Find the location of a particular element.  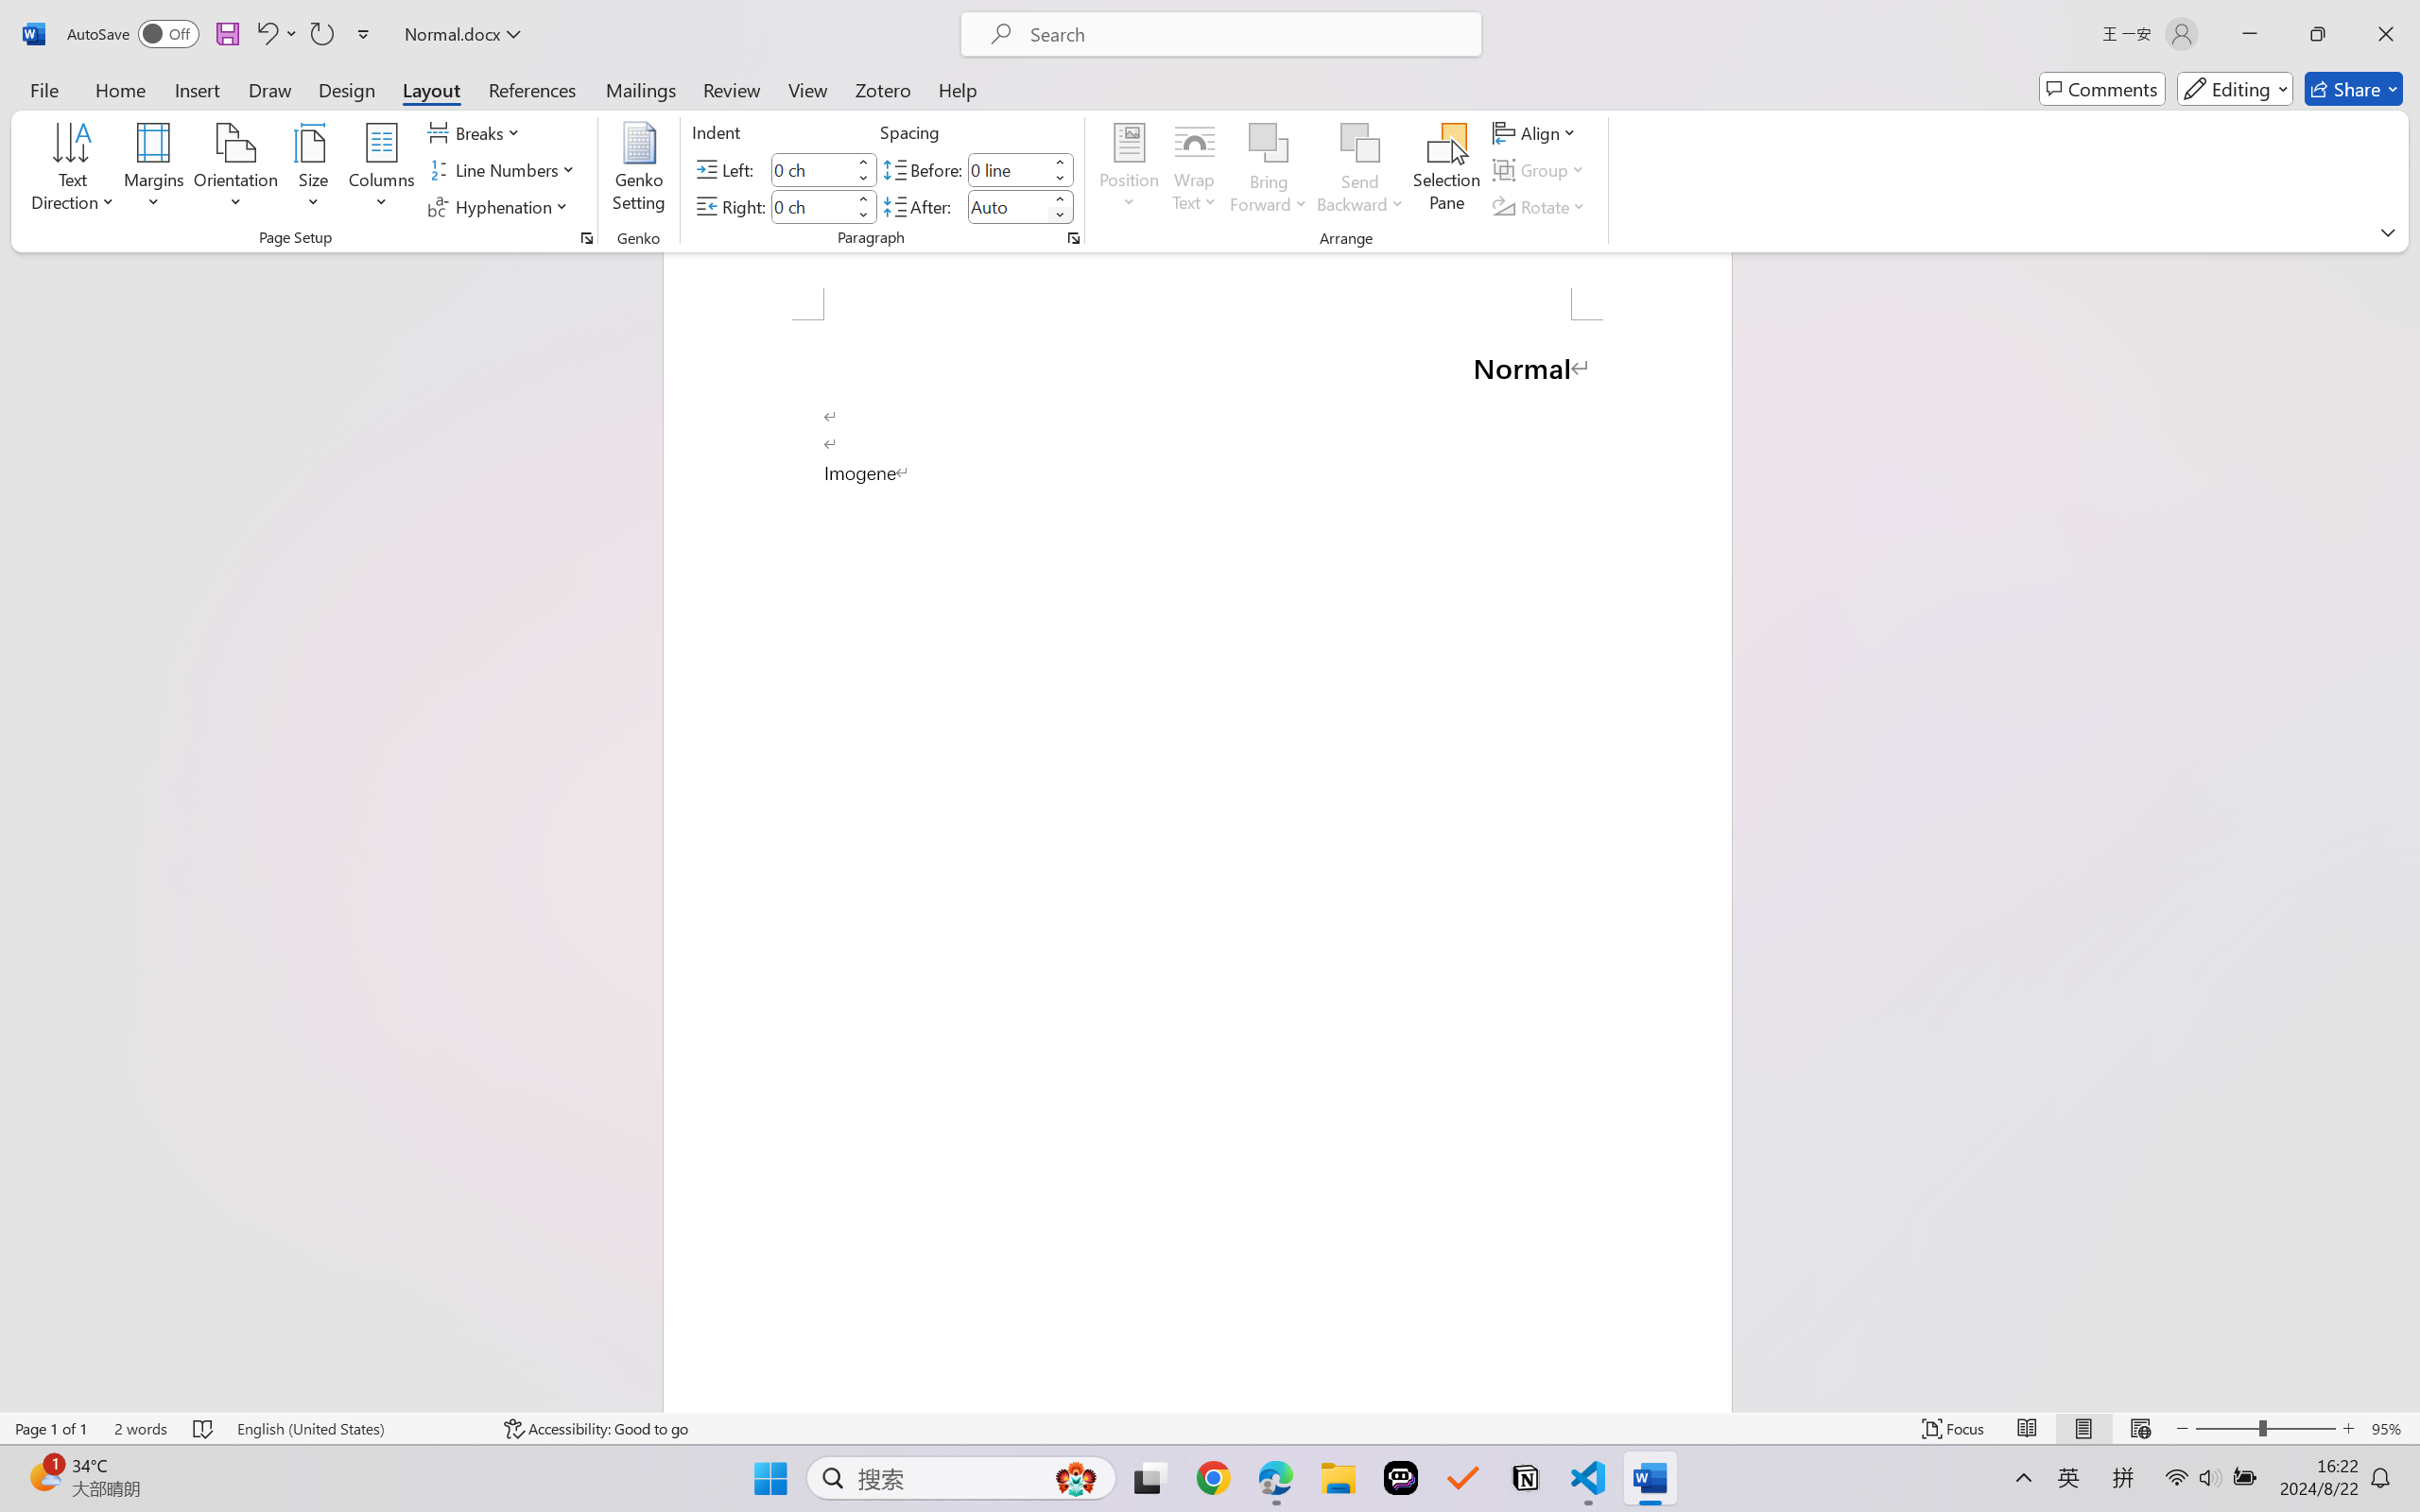

'Position' is located at coordinates (1128, 170).